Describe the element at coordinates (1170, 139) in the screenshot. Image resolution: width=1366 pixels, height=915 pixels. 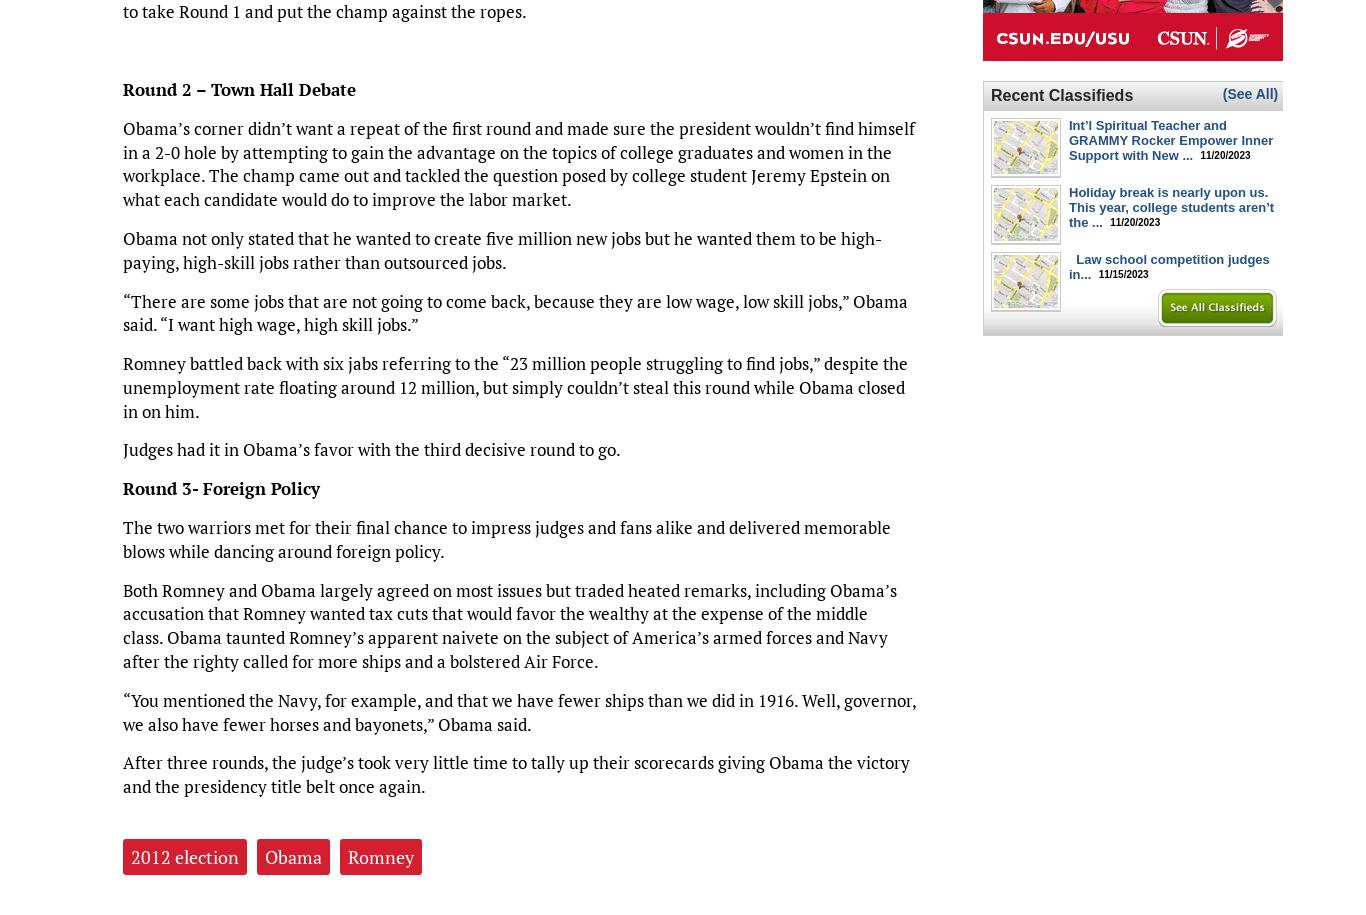
I see `'Int’l Spiritual Teacher and GRAMMY Rocker Empower Inner Support with

New ...'` at that location.